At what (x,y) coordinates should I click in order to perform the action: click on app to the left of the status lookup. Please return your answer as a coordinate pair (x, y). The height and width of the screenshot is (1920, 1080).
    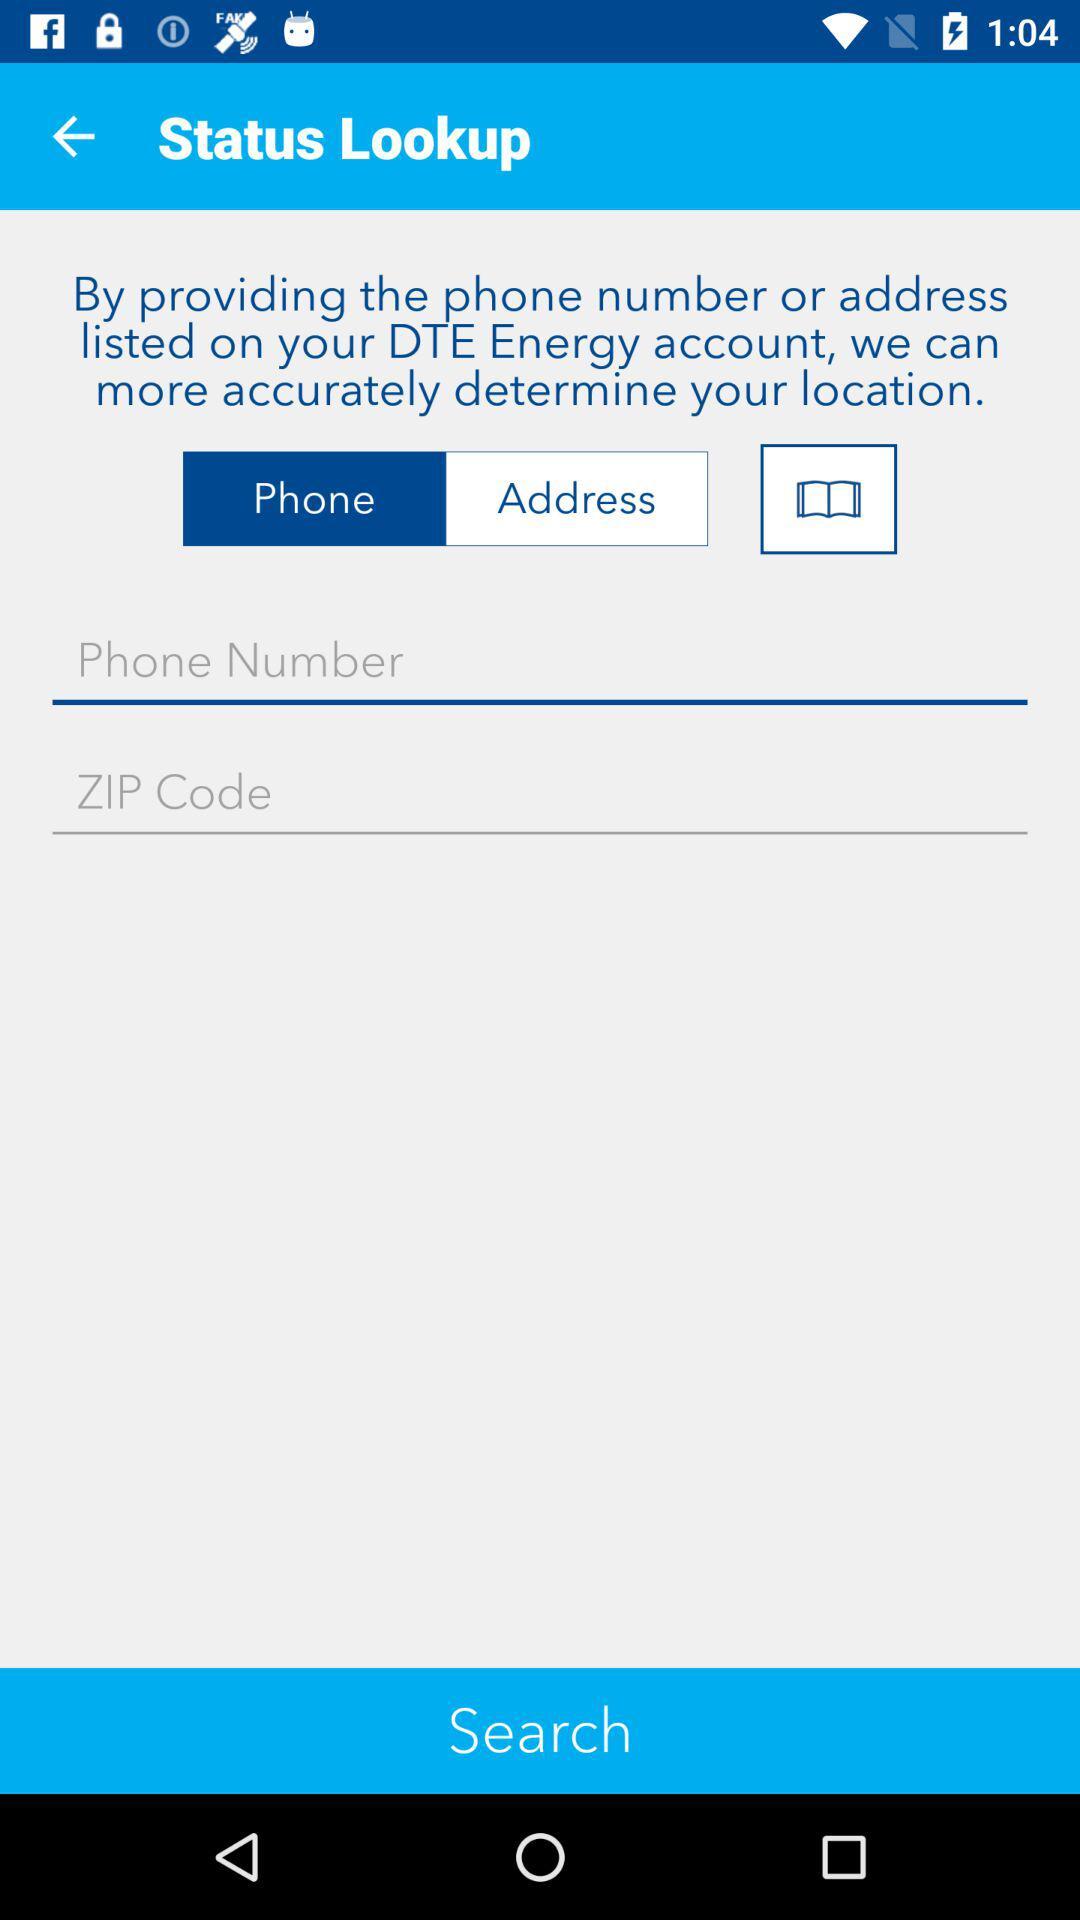
    Looking at the image, I should click on (72, 135).